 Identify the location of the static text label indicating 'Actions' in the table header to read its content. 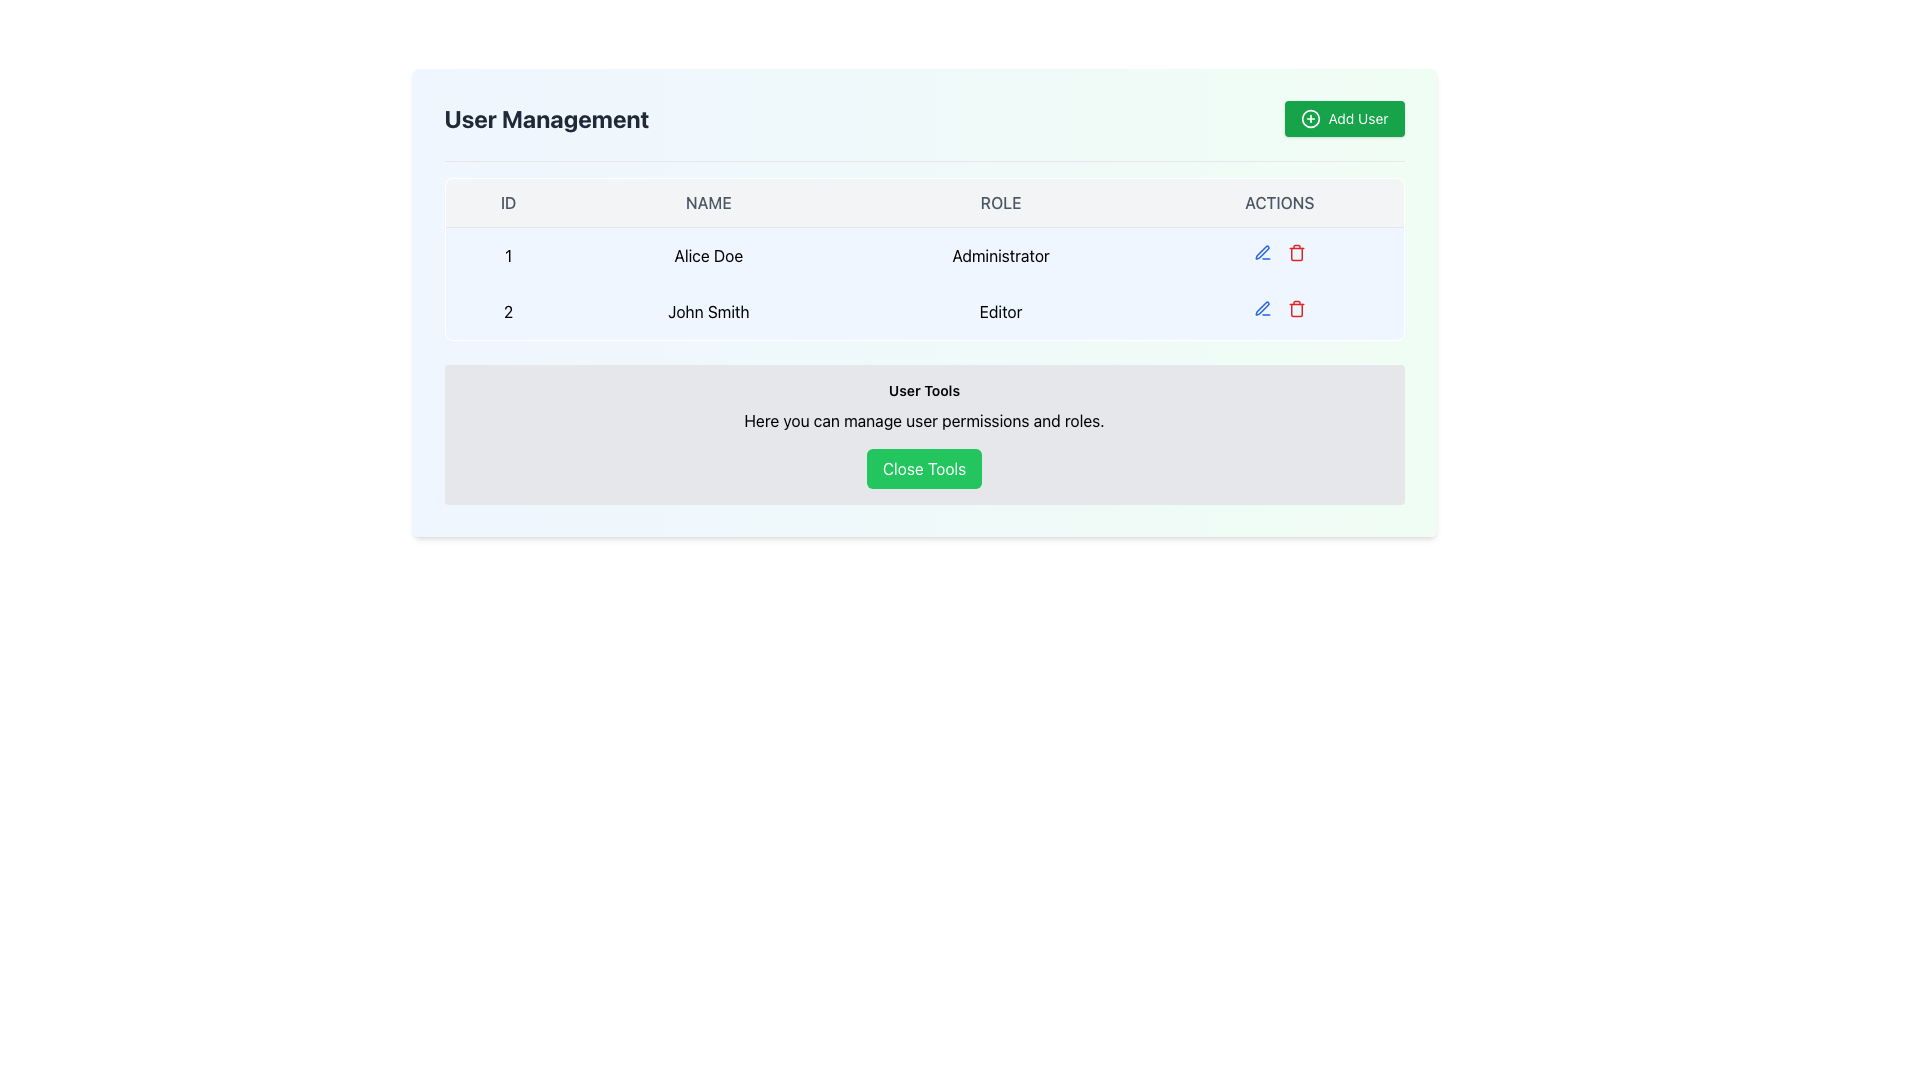
(1280, 203).